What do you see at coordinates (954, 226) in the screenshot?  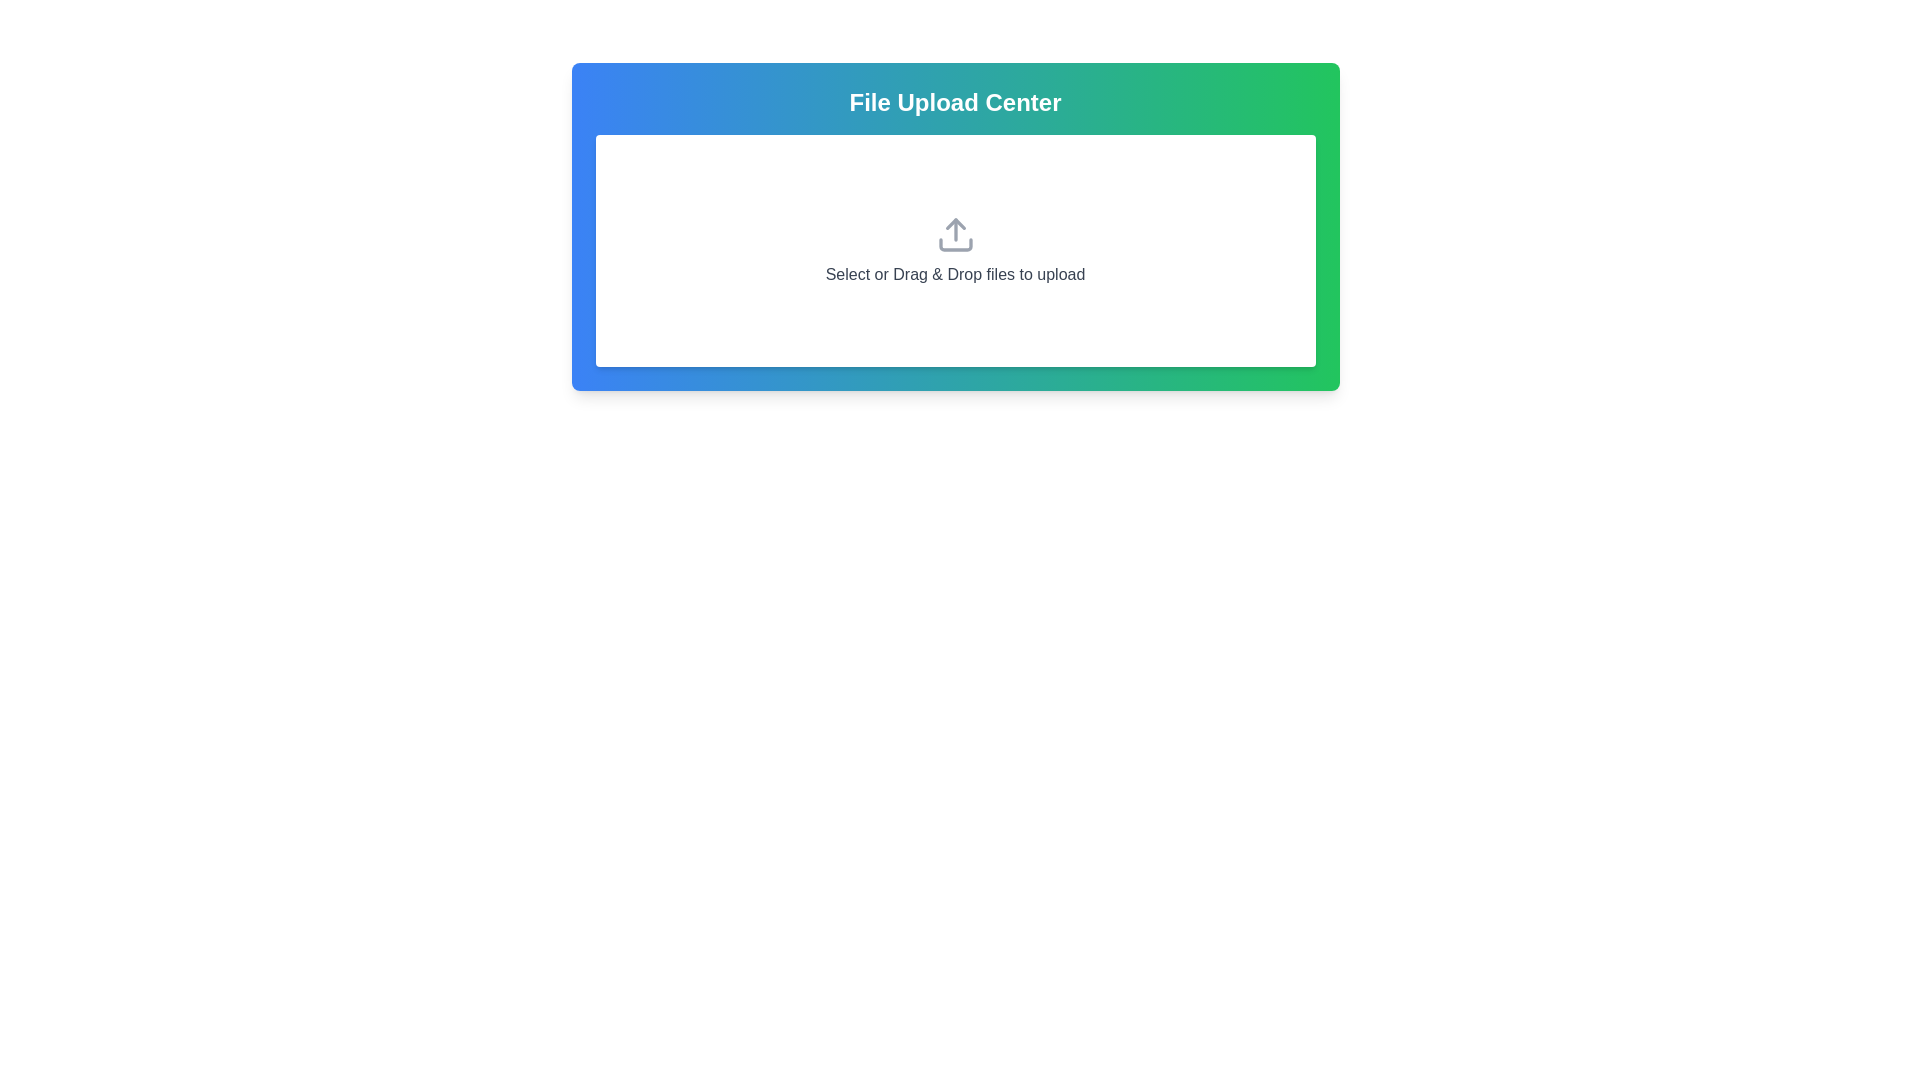 I see `the Interactive file upload panel, which is centrally located and serves as the main component for initiating file uploads` at bounding box center [954, 226].